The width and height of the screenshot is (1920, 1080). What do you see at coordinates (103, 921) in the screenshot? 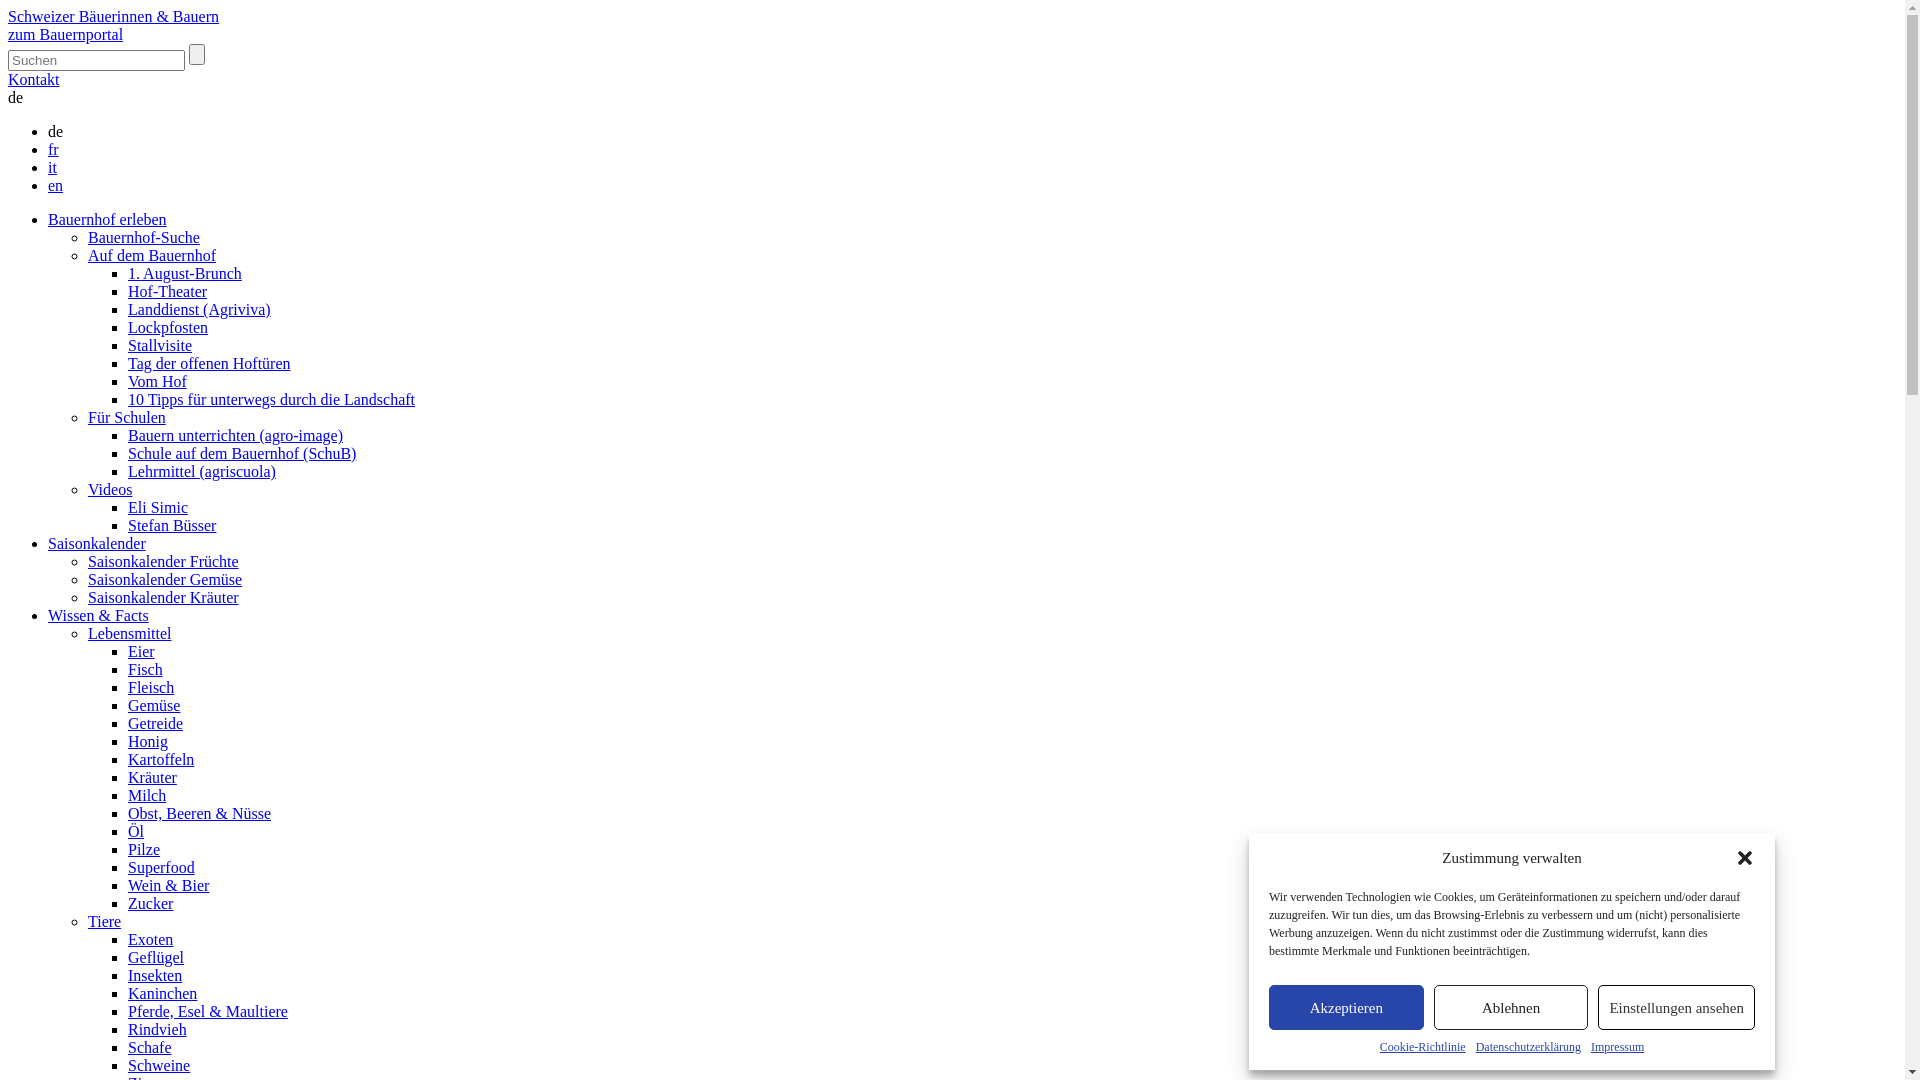
I see `'Tiere'` at bounding box center [103, 921].